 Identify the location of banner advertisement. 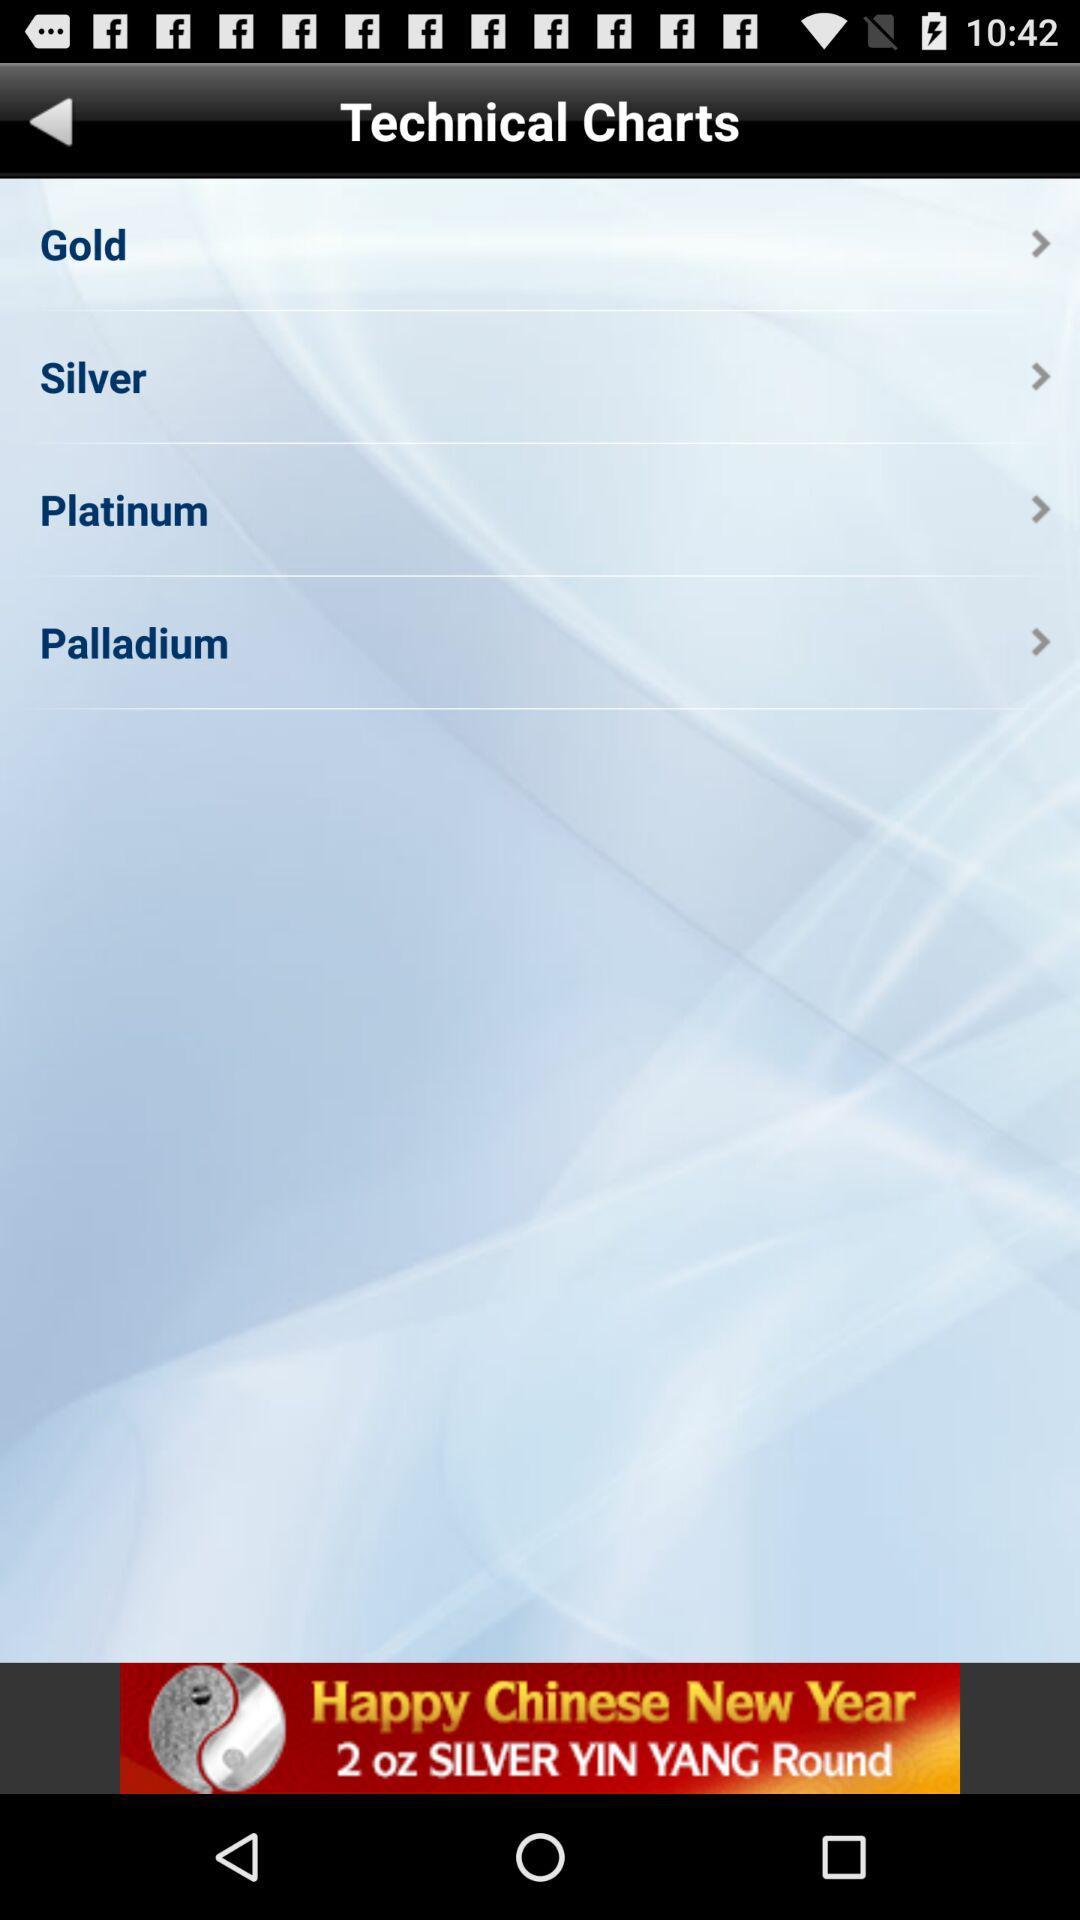
(540, 1727).